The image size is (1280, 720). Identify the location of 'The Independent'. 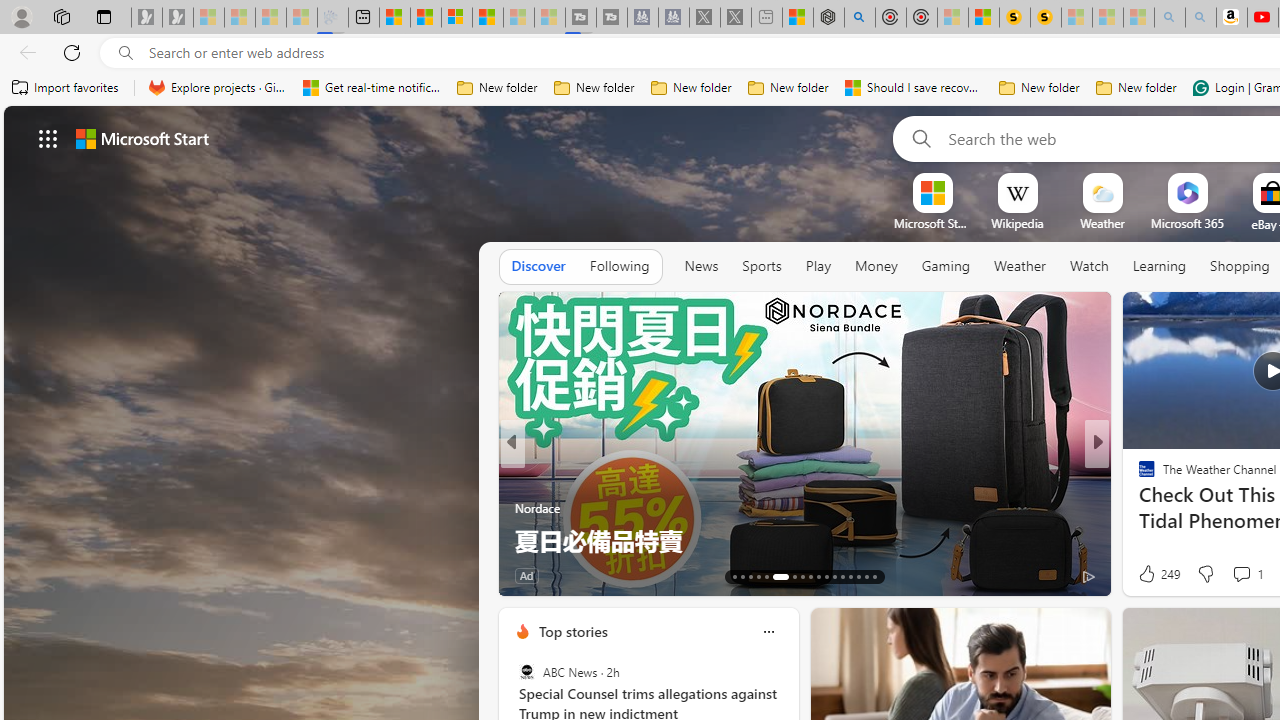
(1138, 475).